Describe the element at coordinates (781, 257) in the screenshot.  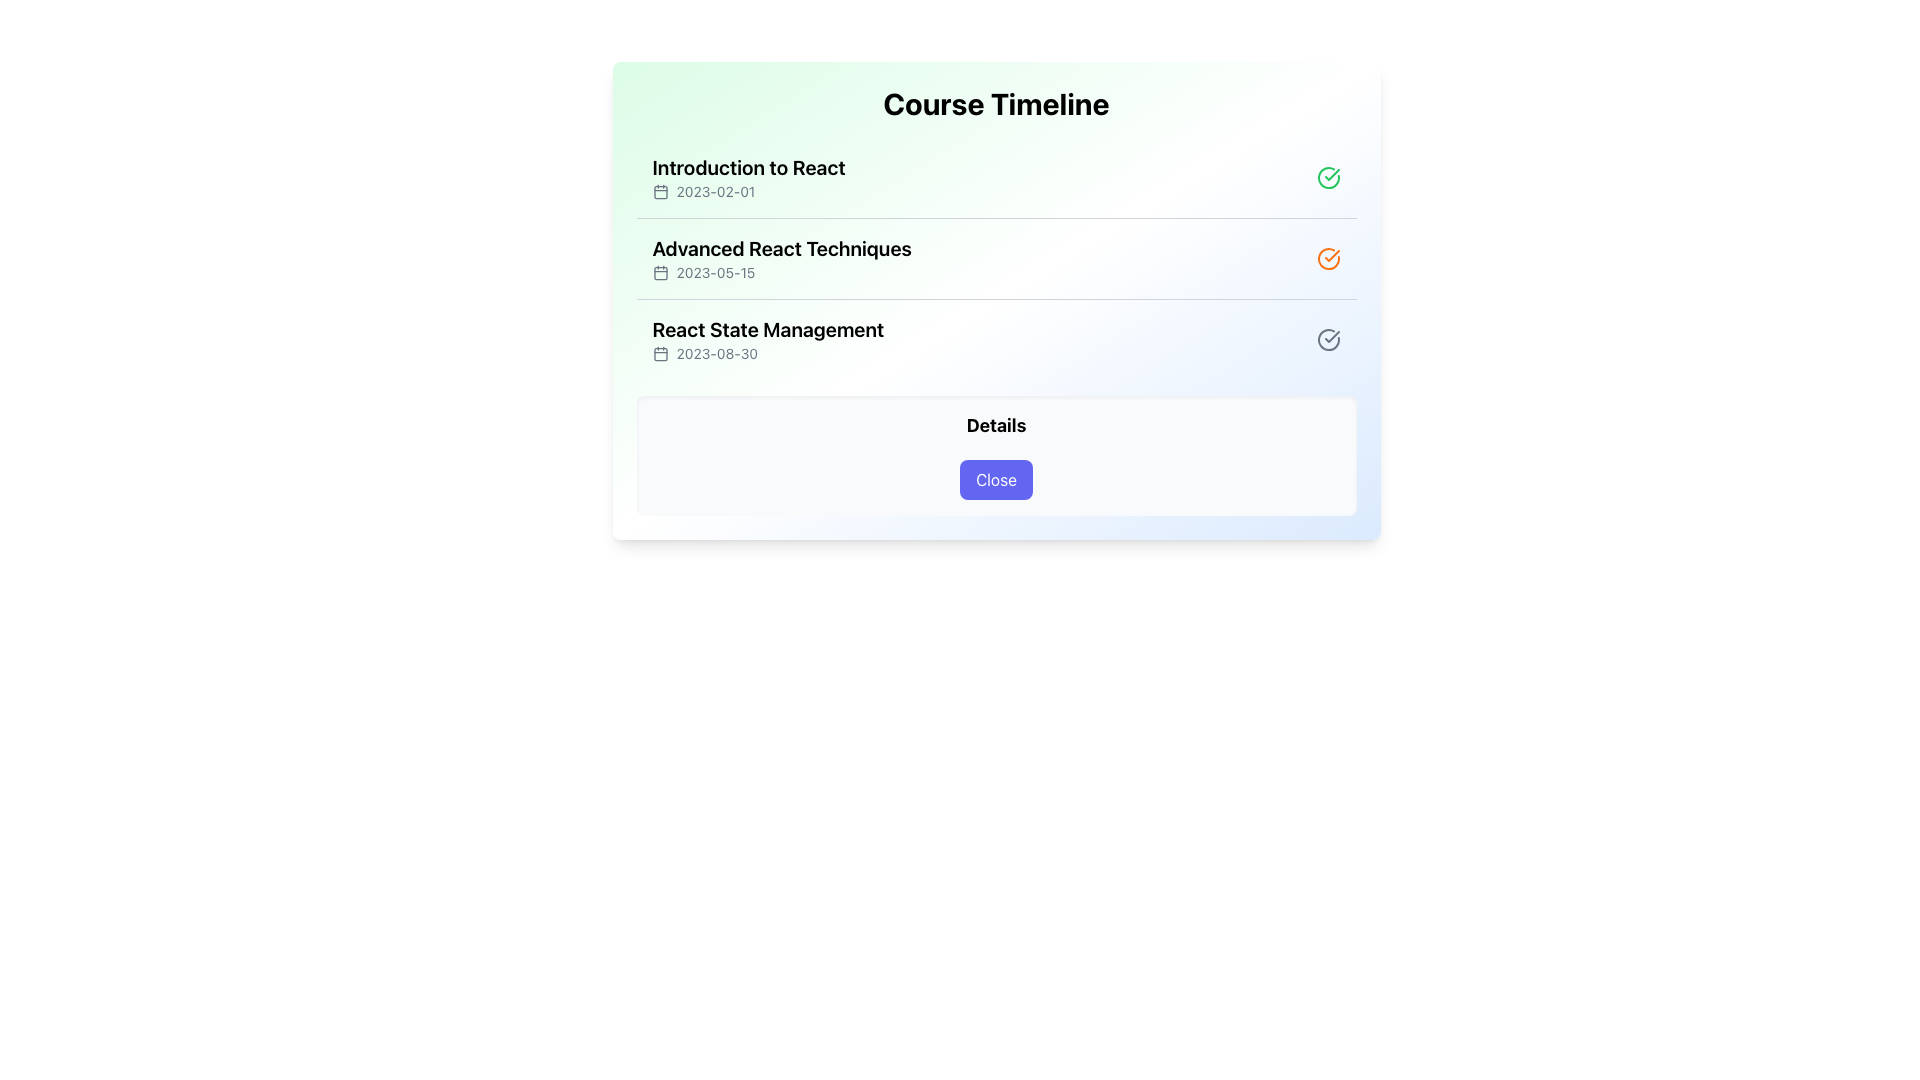
I see `the list item containing the text 'Advanced React Techniques'` at that location.